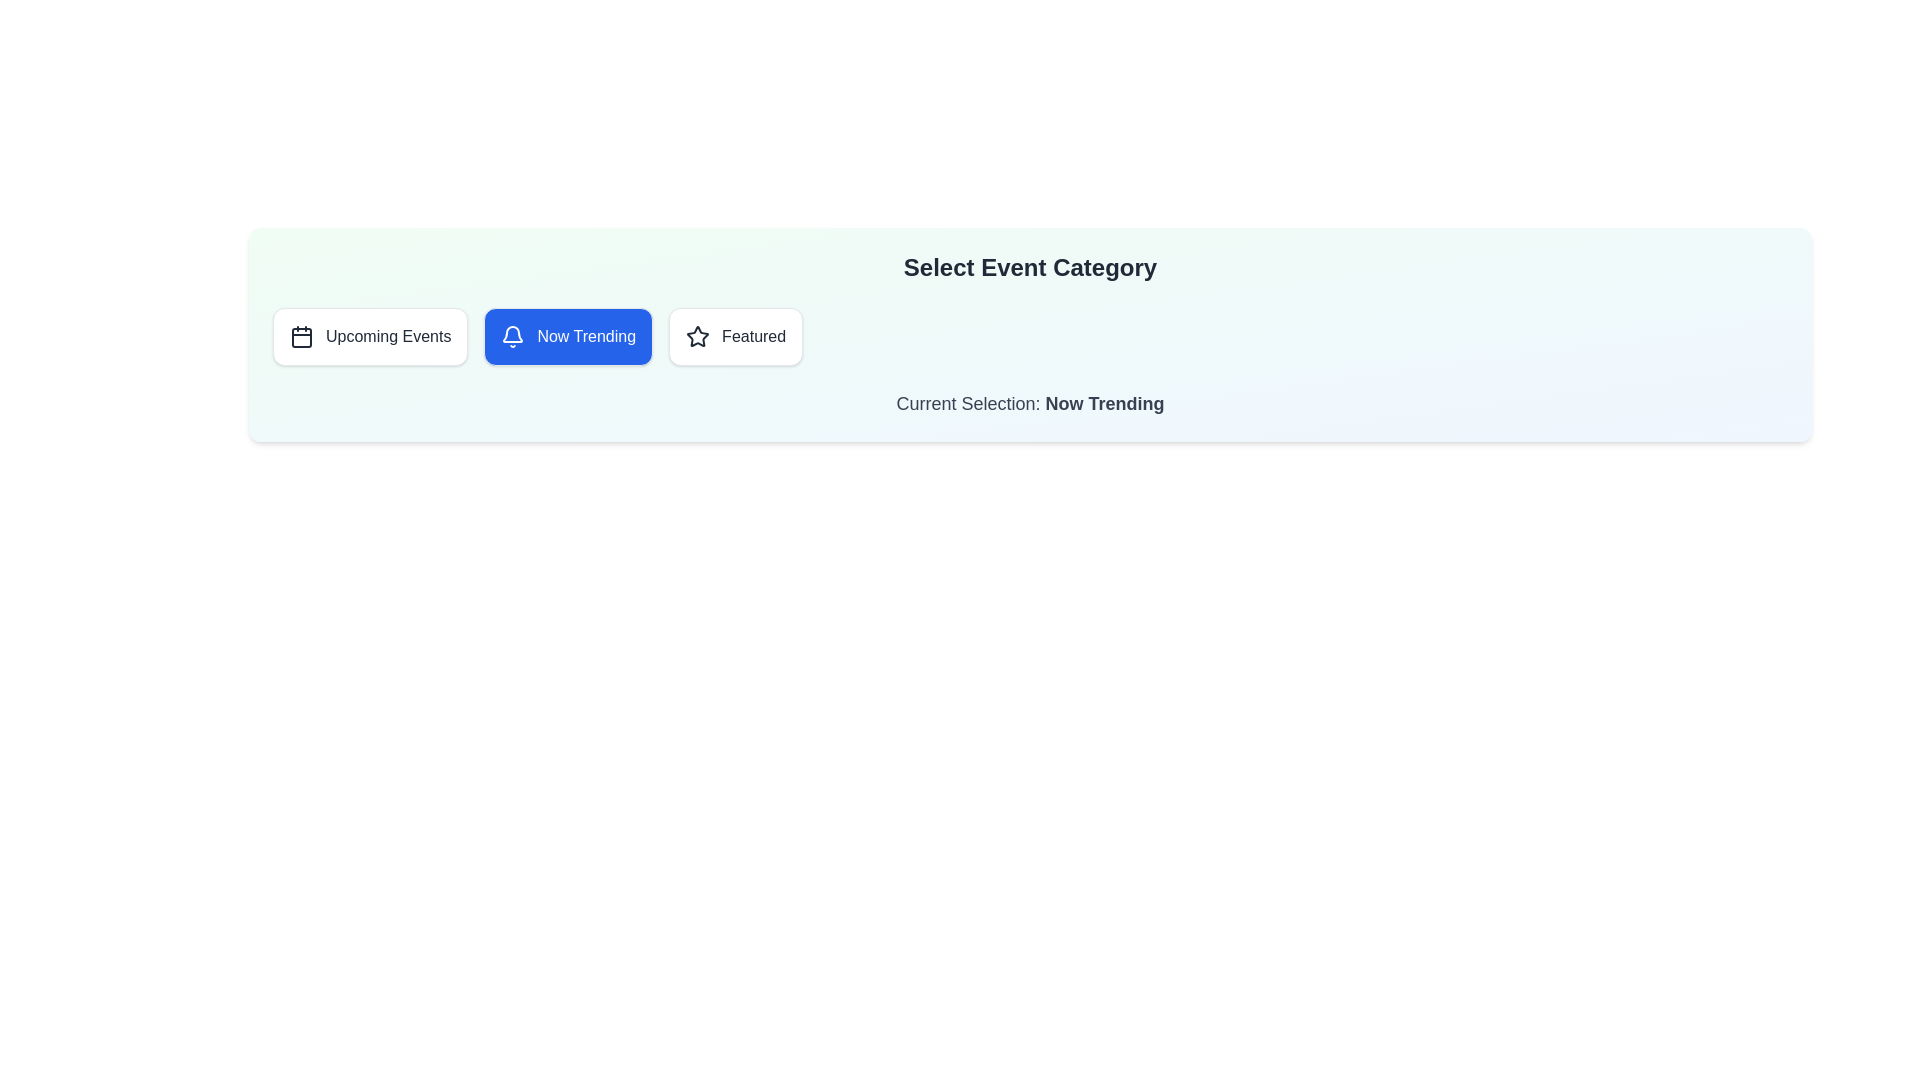 The image size is (1920, 1080). I want to click on the bell-shaped icon embedded within the 'Now Trending' button, so click(513, 333).